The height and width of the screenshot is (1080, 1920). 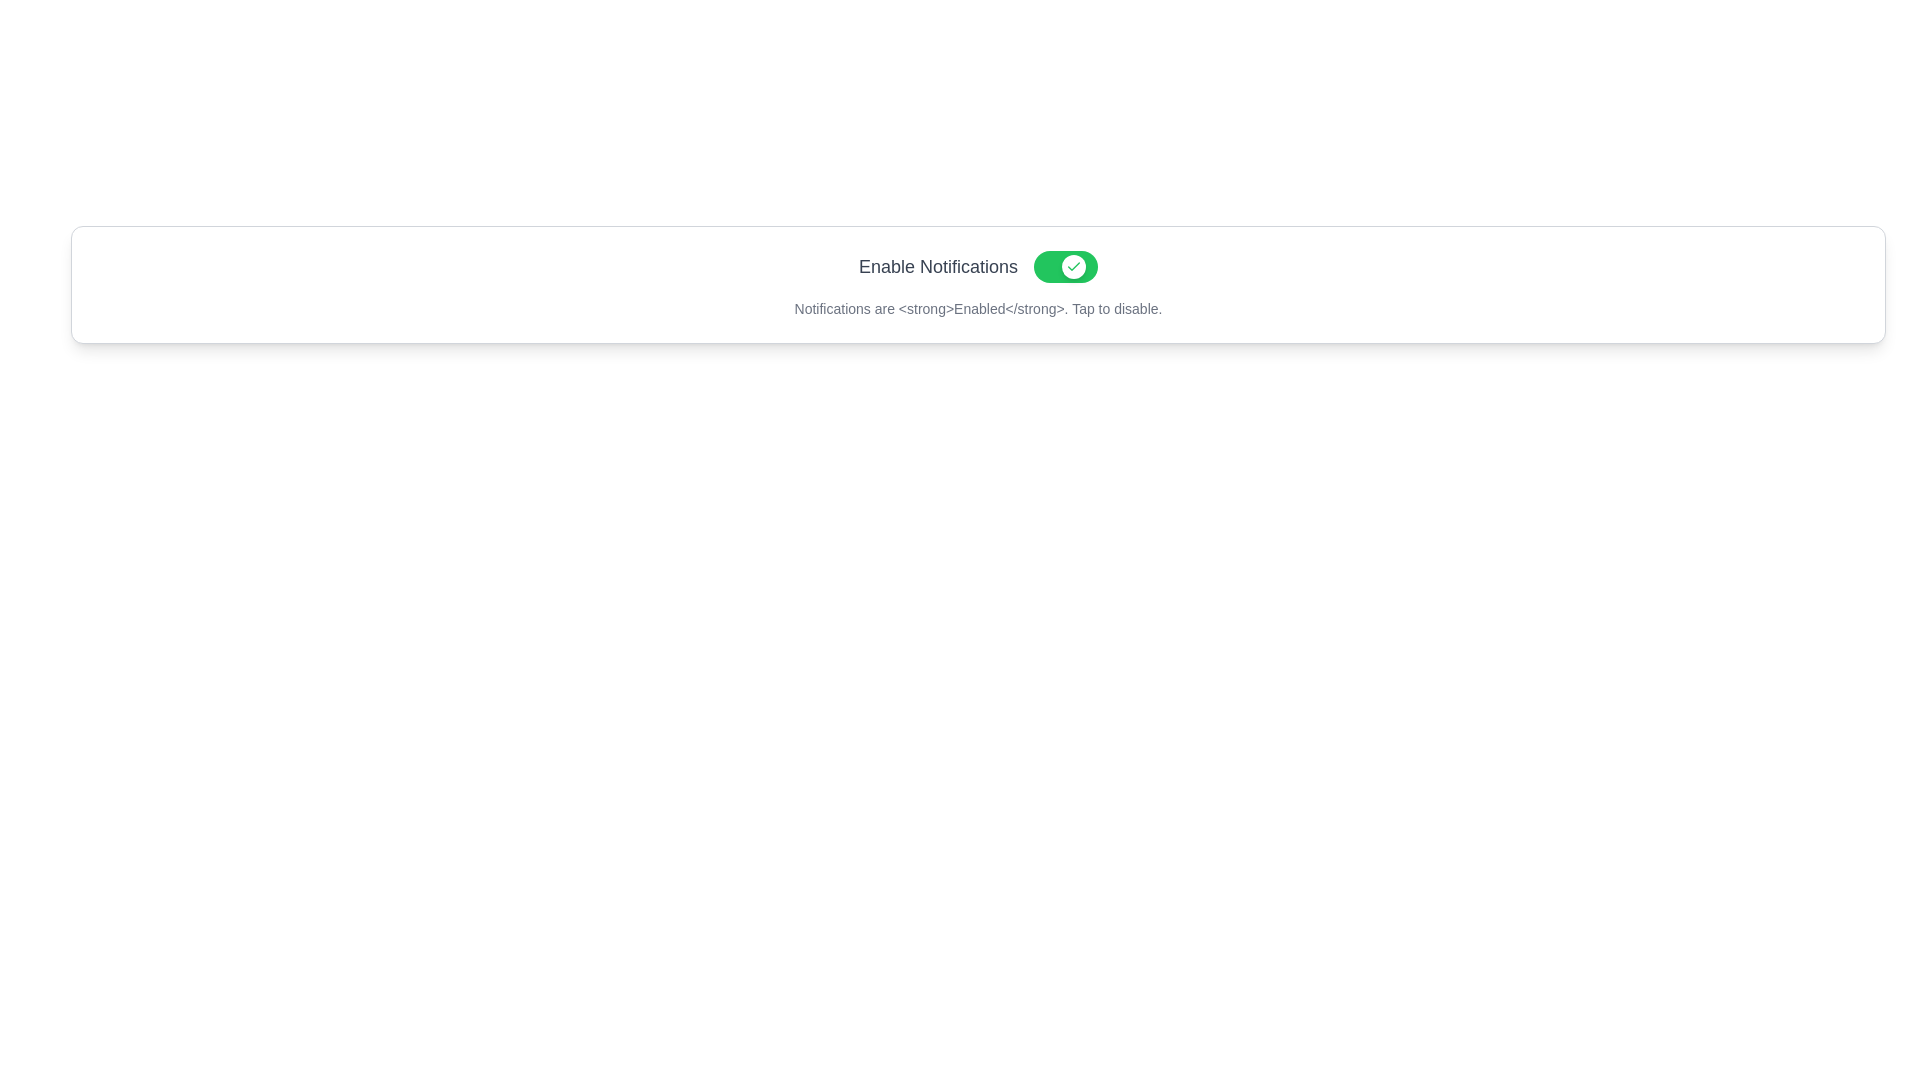 What do you see at coordinates (1073, 265) in the screenshot?
I see `the green checkmark icon indicating the enabled state of the toggle switch for 'Enable Notifications'` at bounding box center [1073, 265].